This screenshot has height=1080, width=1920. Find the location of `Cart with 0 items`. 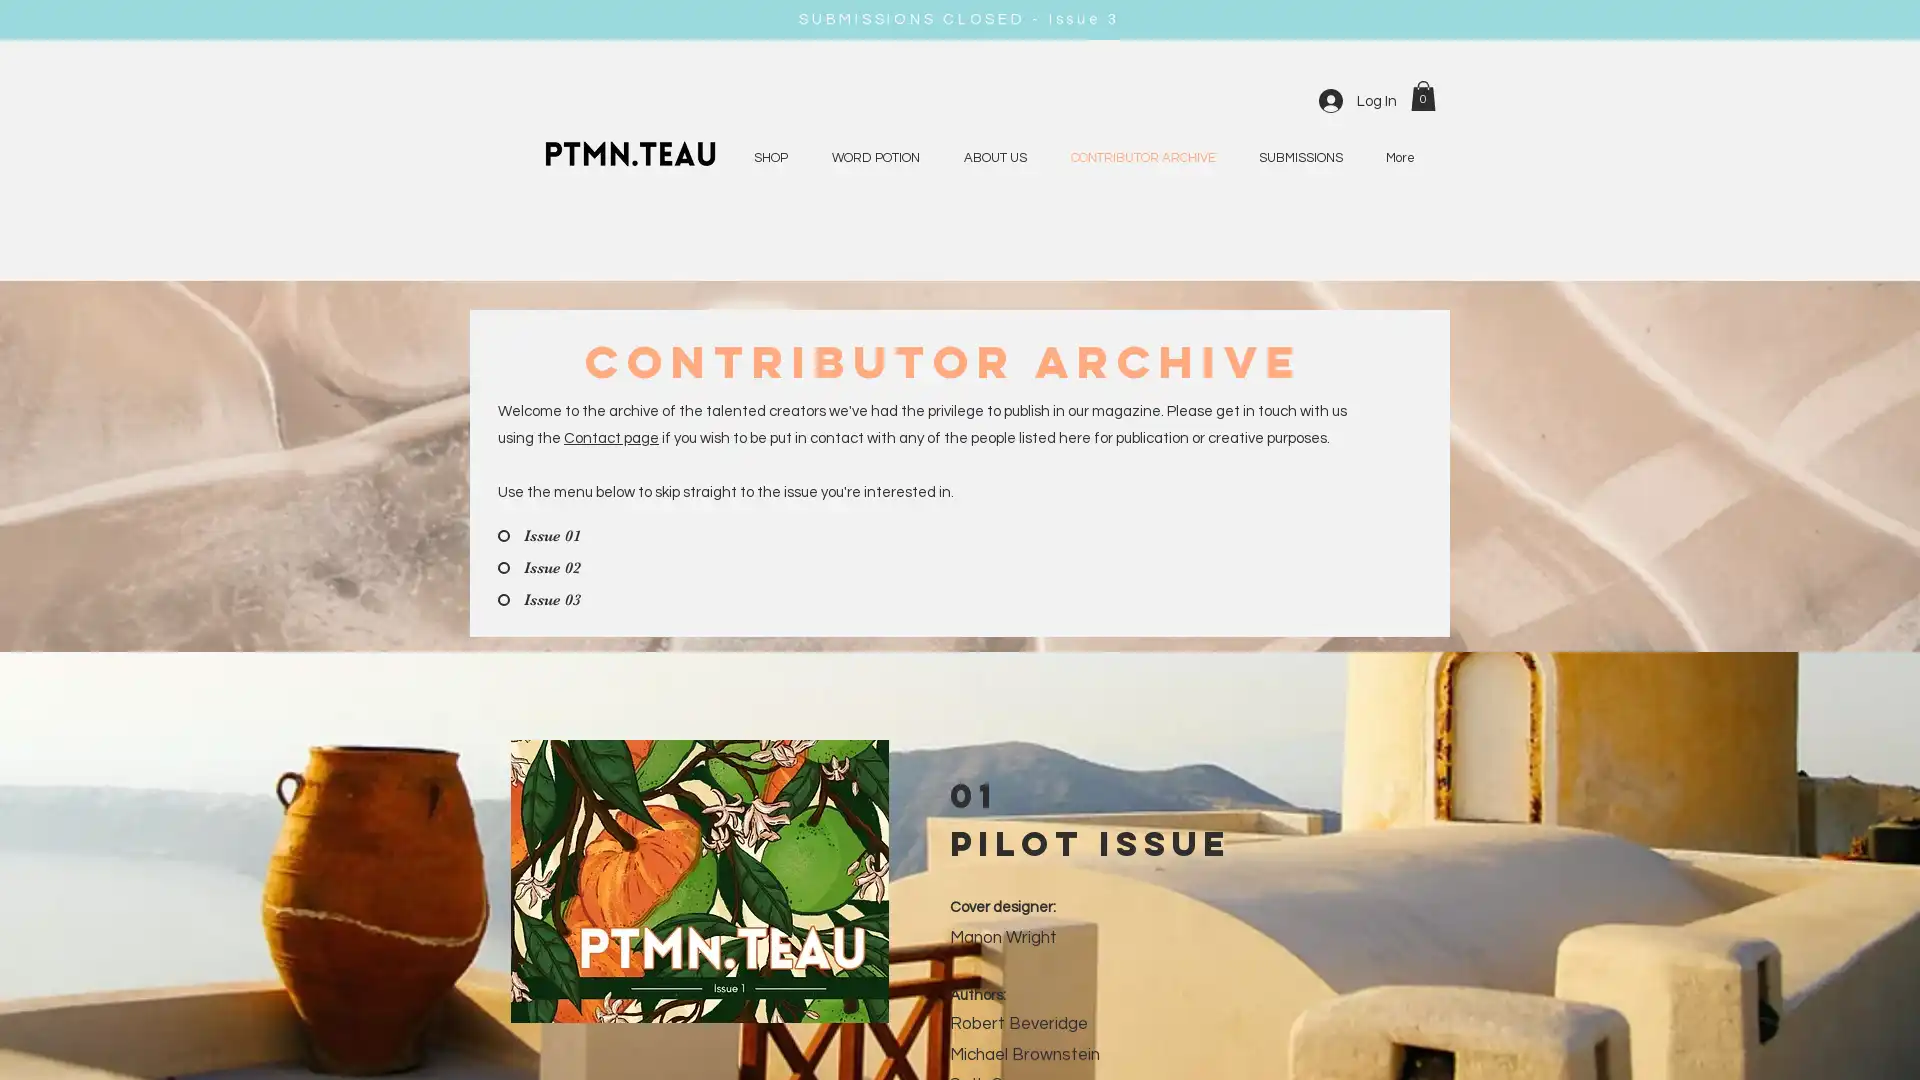

Cart with 0 items is located at coordinates (1422, 95).